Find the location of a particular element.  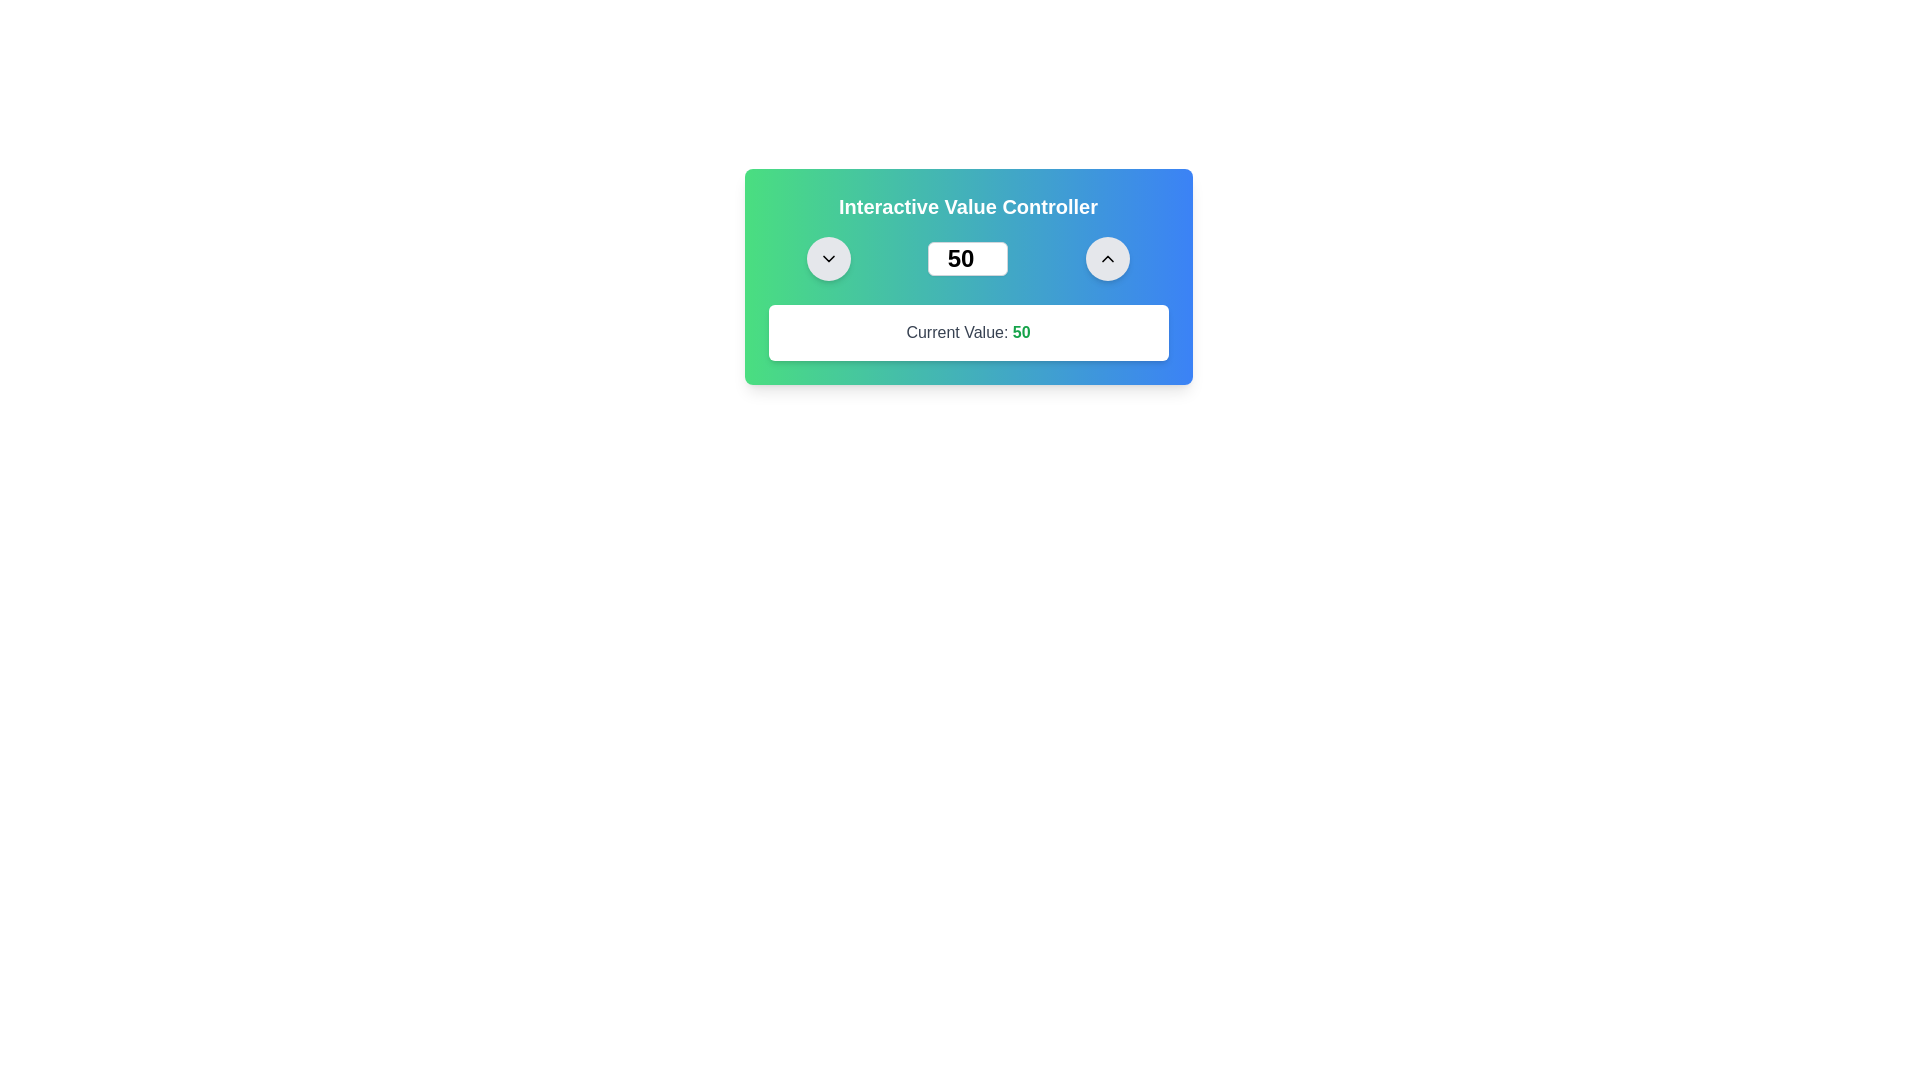

the leftmost circular button with a gray background and a downward-pointing chevron icon is located at coordinates (829, 257).